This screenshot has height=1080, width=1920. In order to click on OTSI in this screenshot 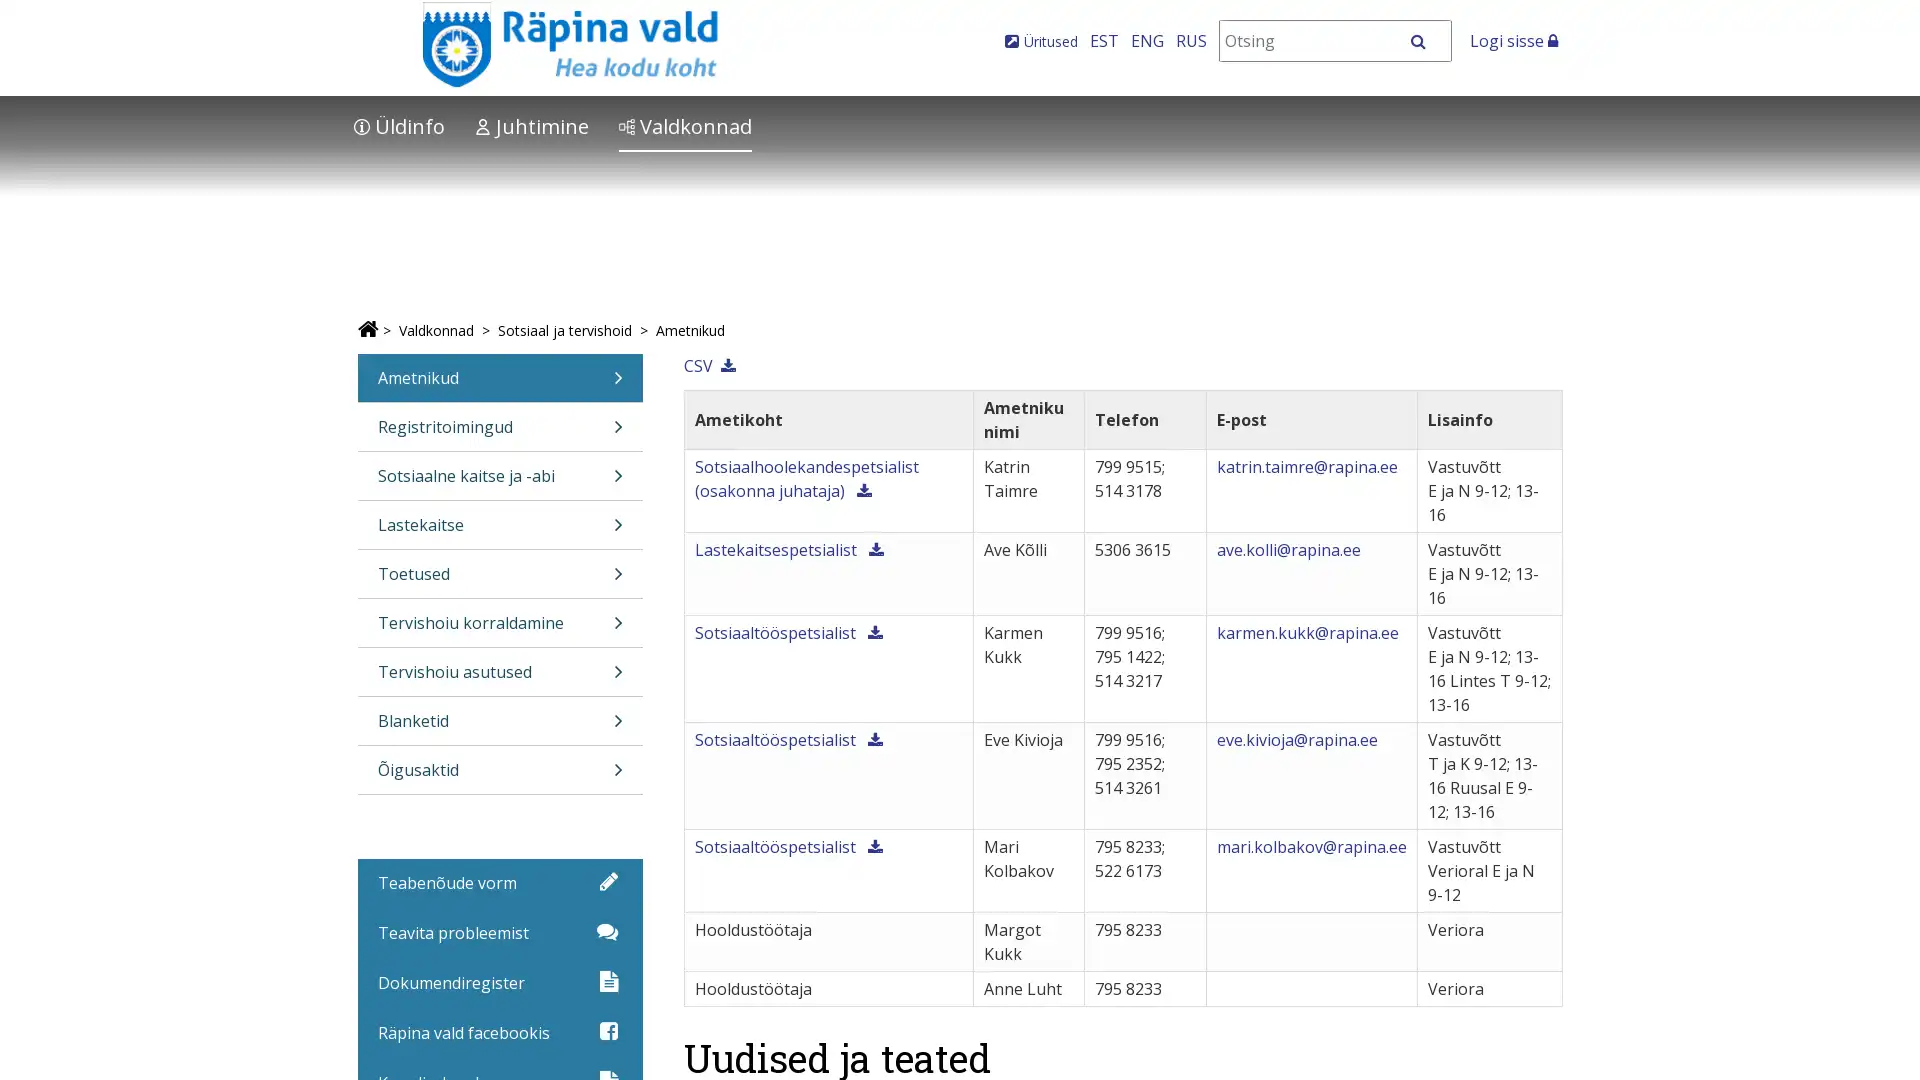, I will do `click(1428, 41)`.